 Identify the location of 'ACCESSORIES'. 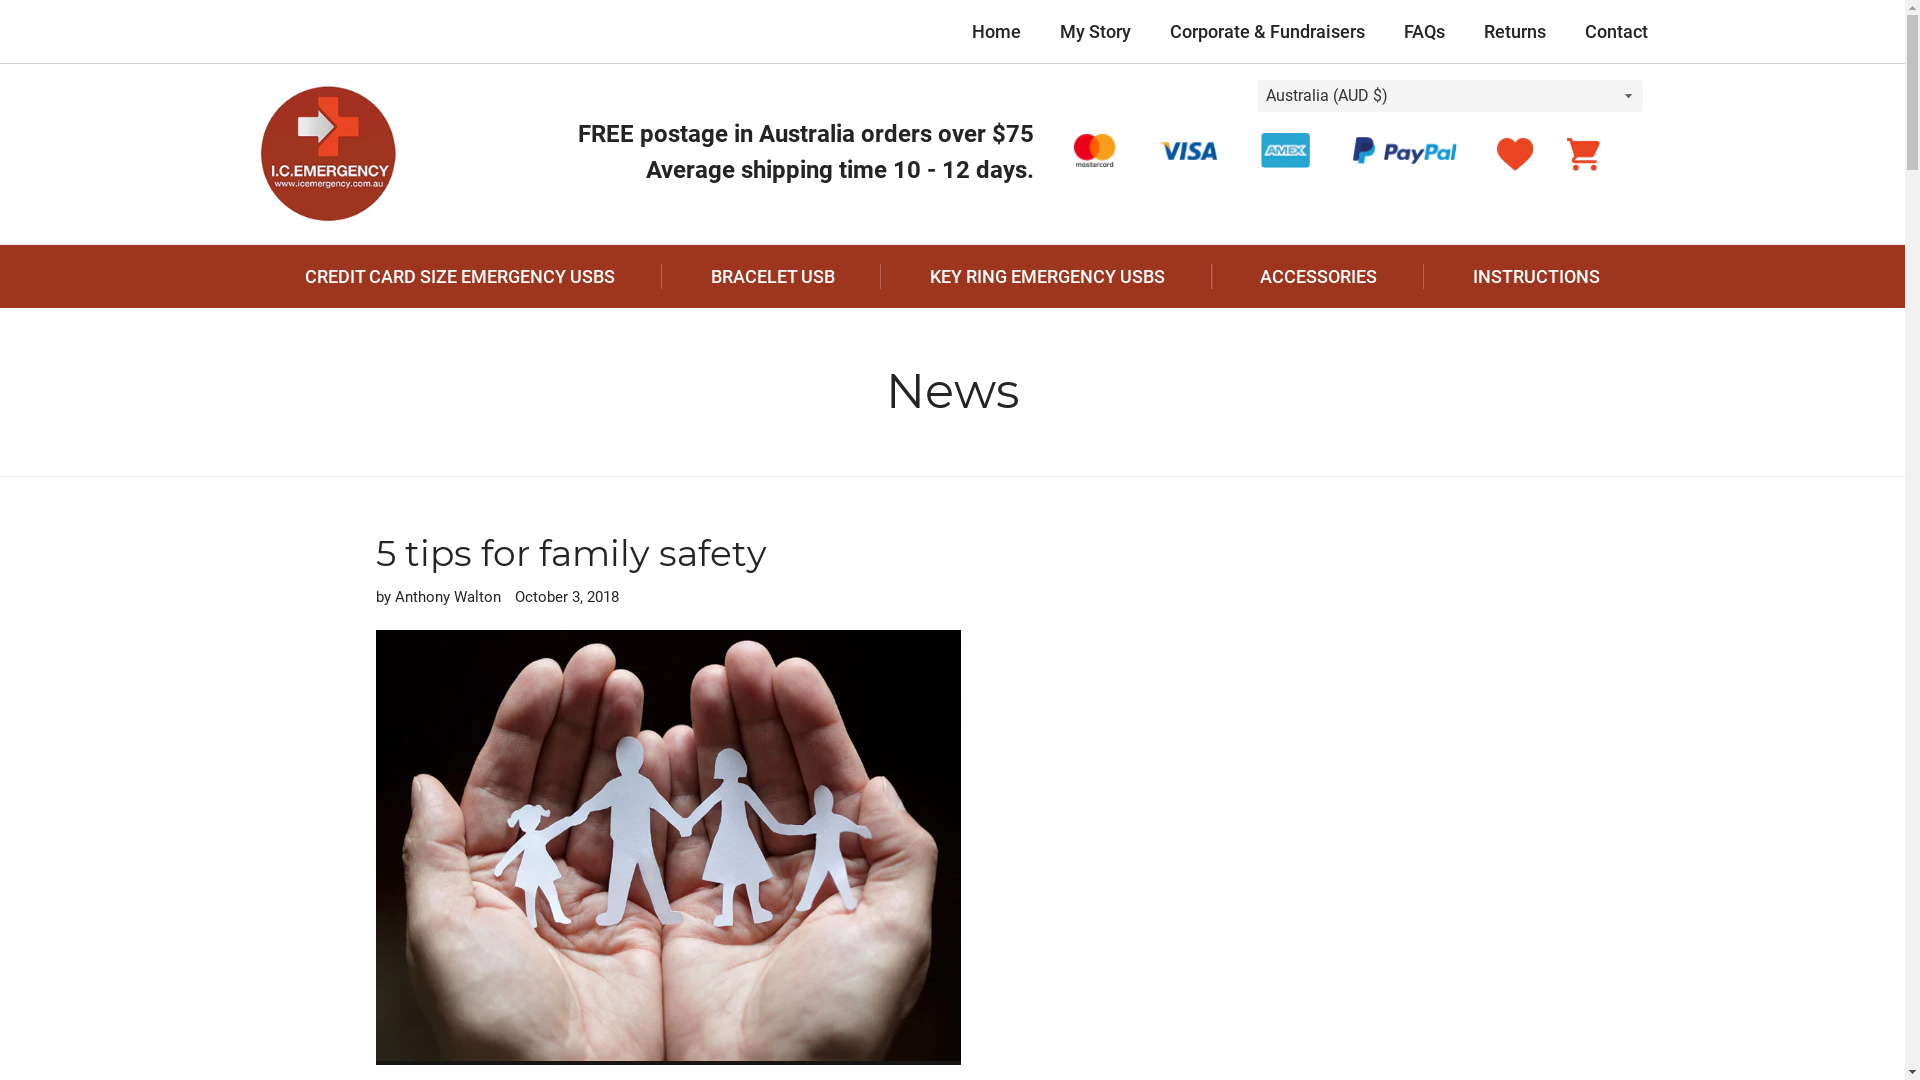
(1319, 276).